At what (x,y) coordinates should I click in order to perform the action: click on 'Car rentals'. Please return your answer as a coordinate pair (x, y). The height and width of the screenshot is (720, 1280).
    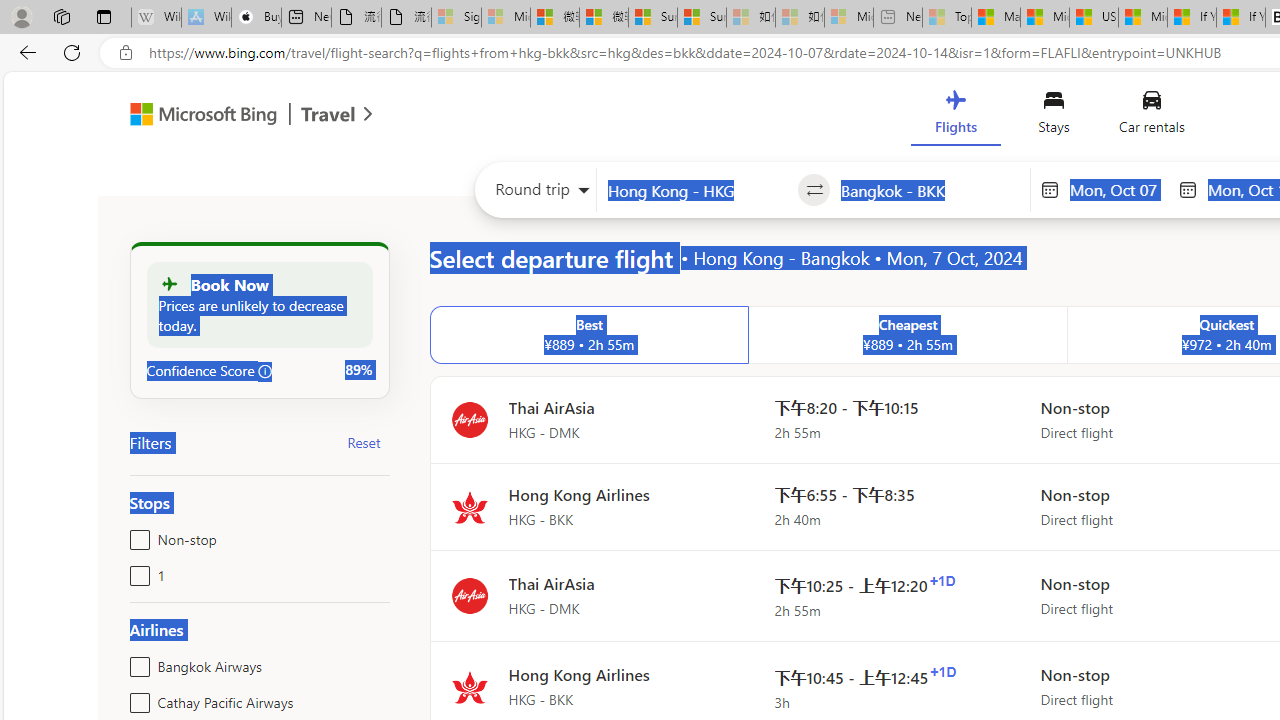
    Looking at the image, I should click on (1151, 117).